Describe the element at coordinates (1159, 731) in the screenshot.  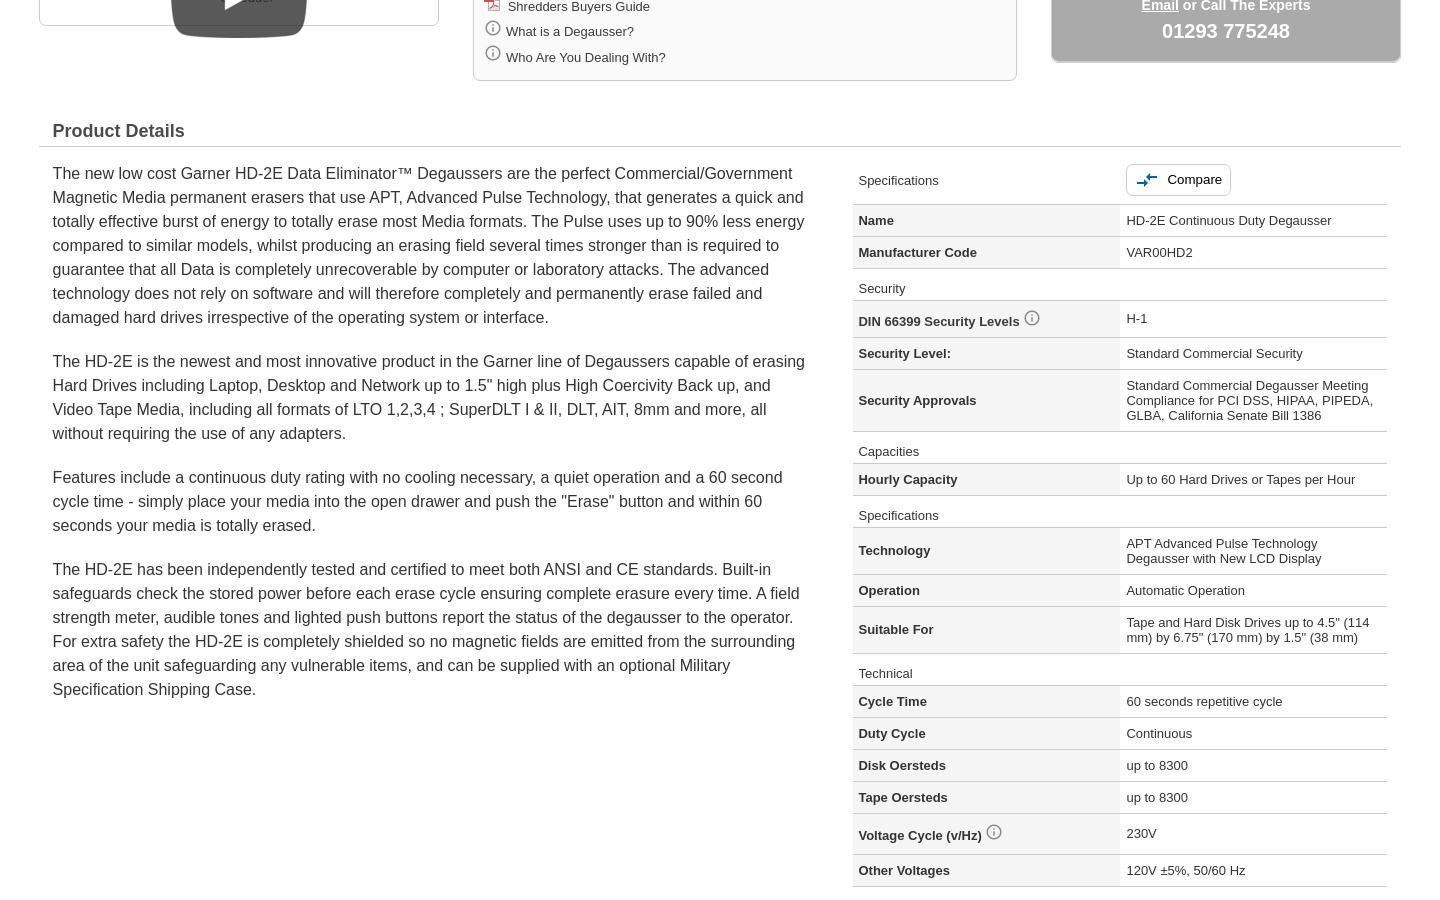
I see `'Continuous'` at that location.